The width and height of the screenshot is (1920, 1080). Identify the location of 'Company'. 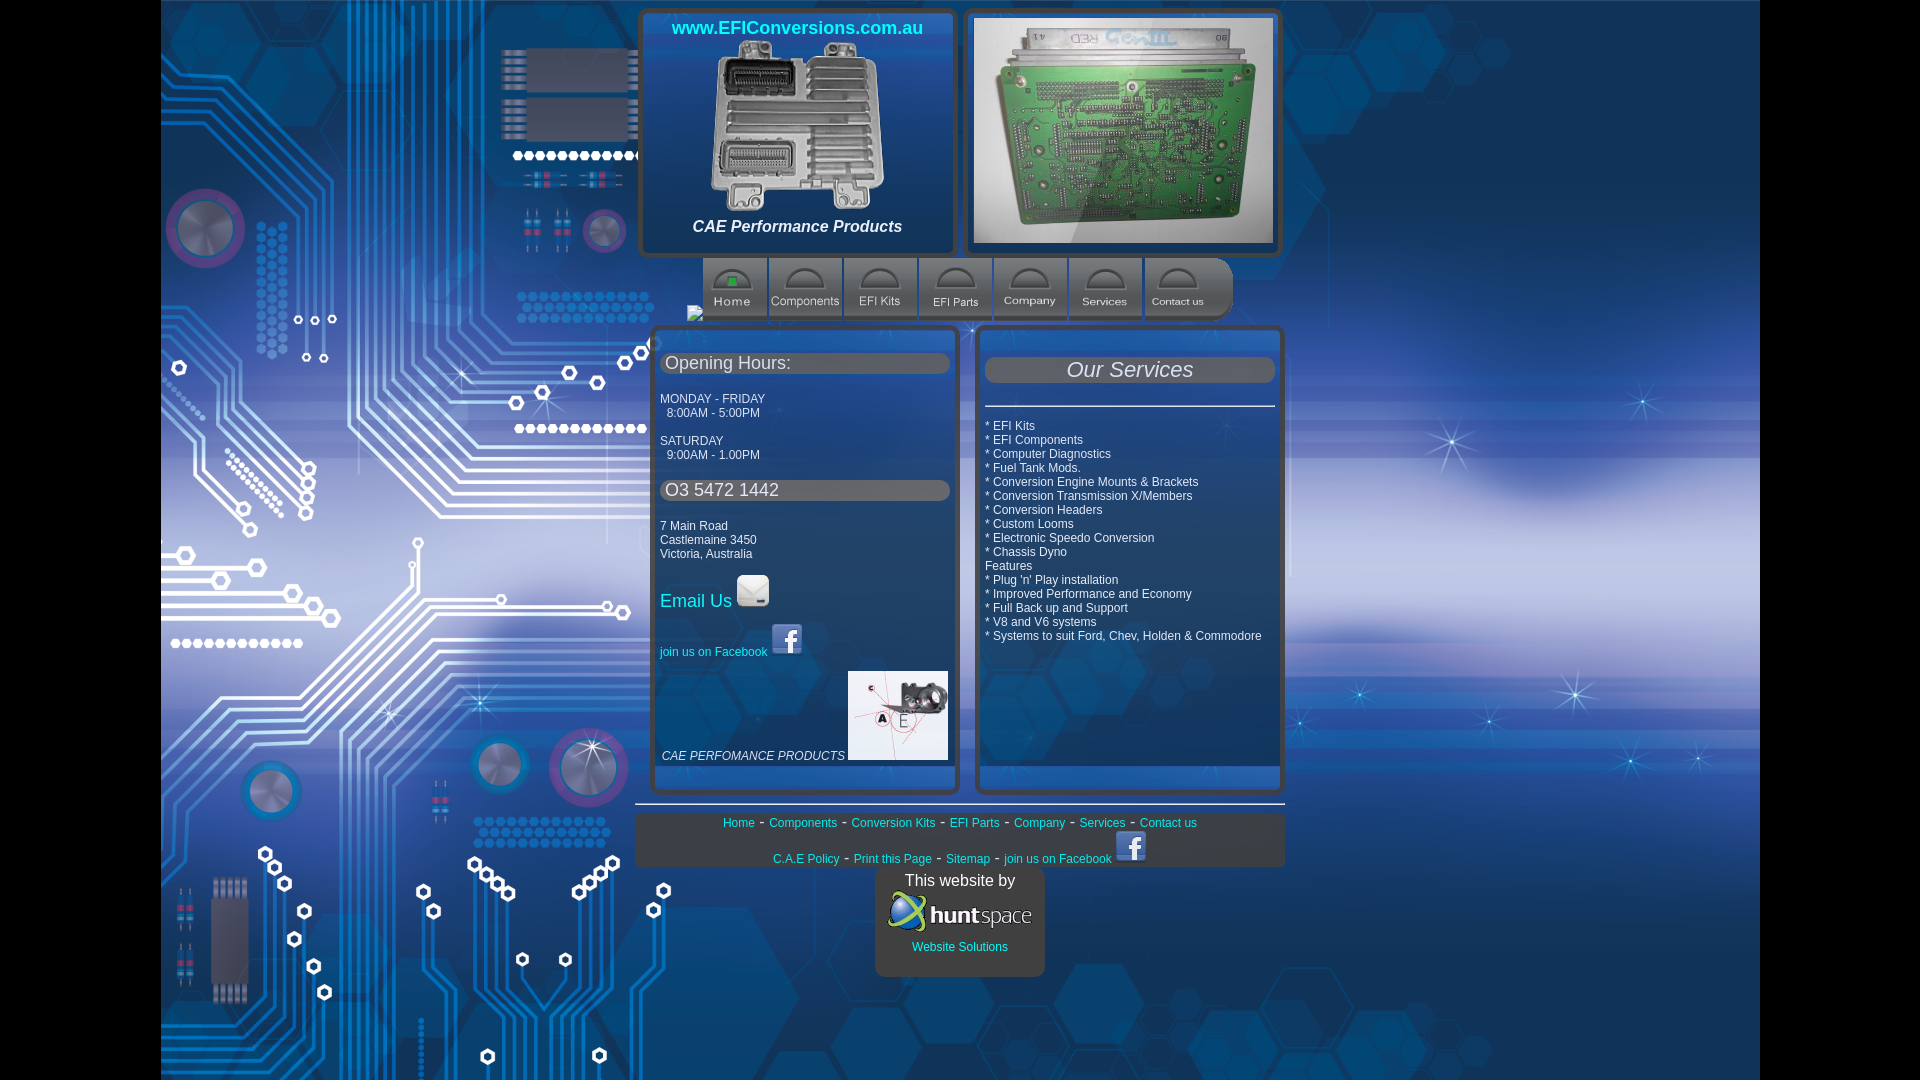
(1039, 822).